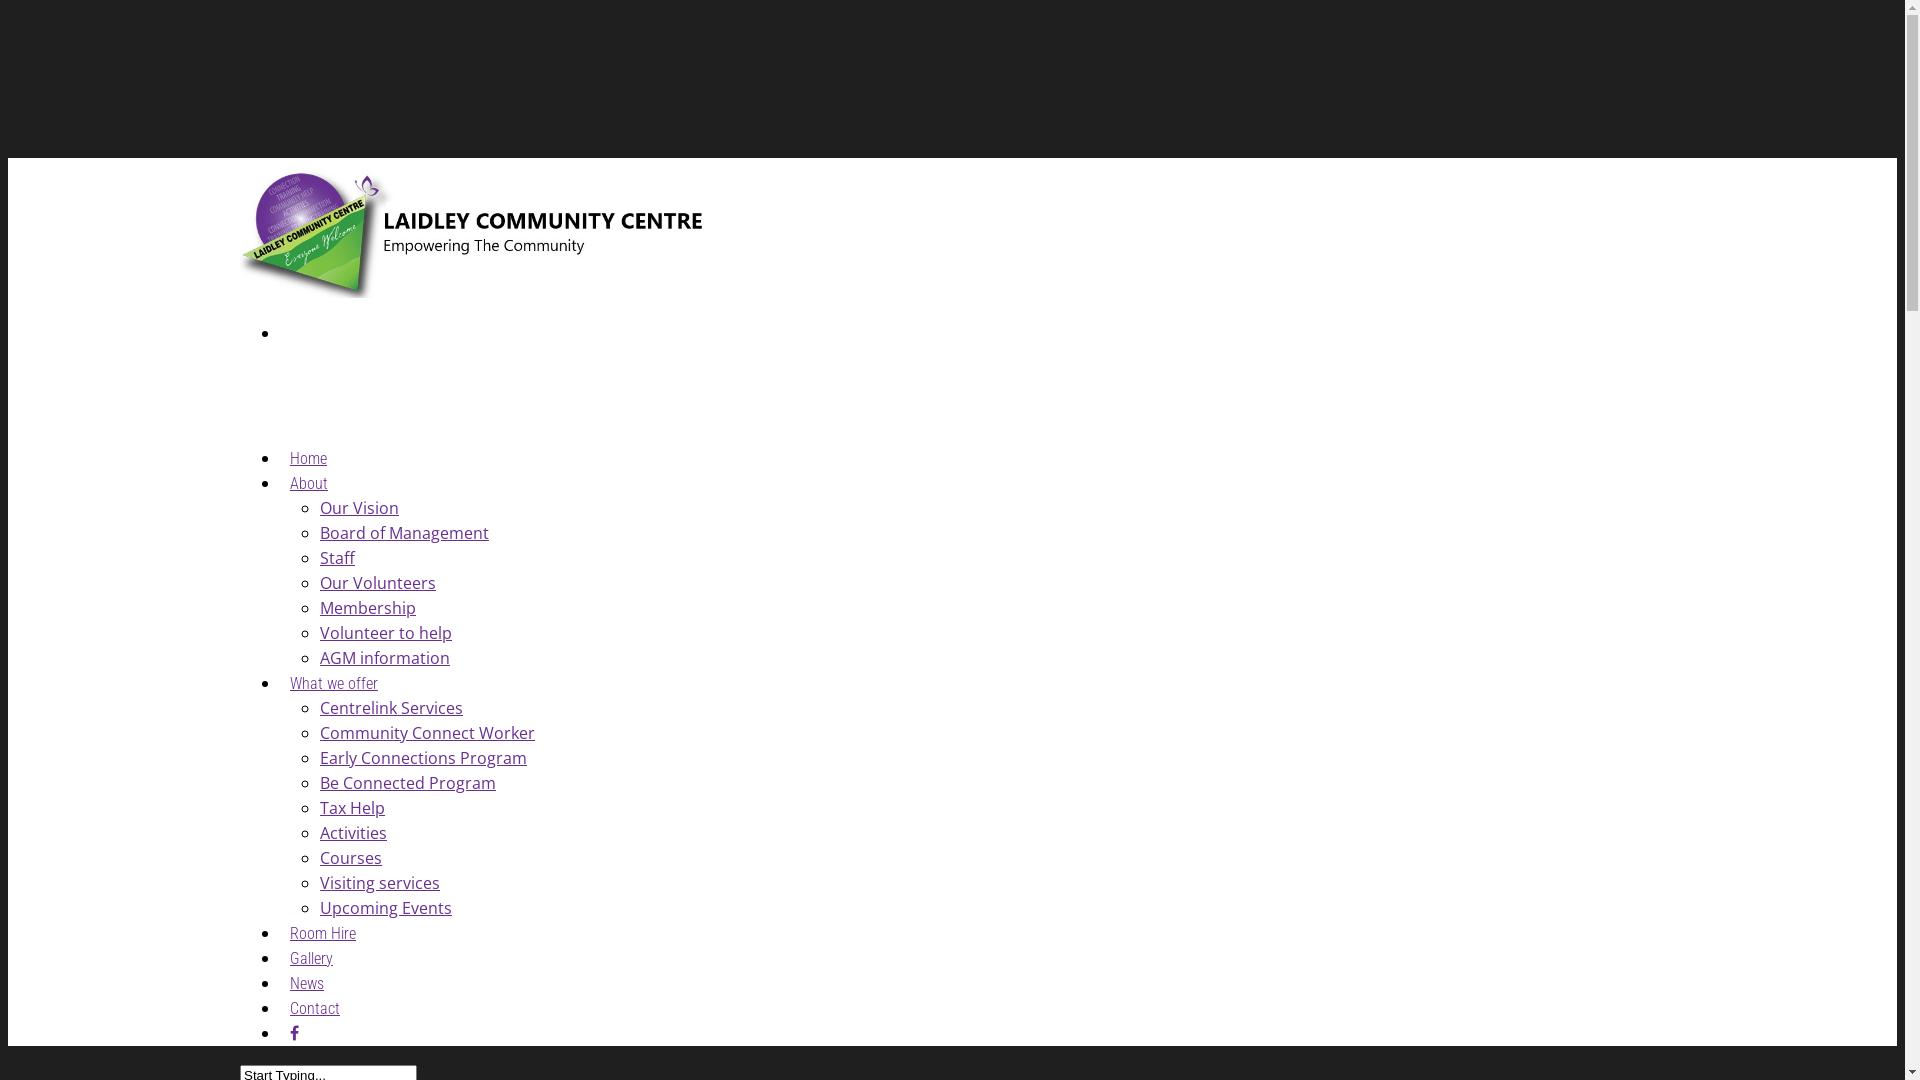 The height and width of the screenshot is (1080, 1920). Describe the element at coordinates (307, 463) in the screenshot. I see `'Home'` at that location.